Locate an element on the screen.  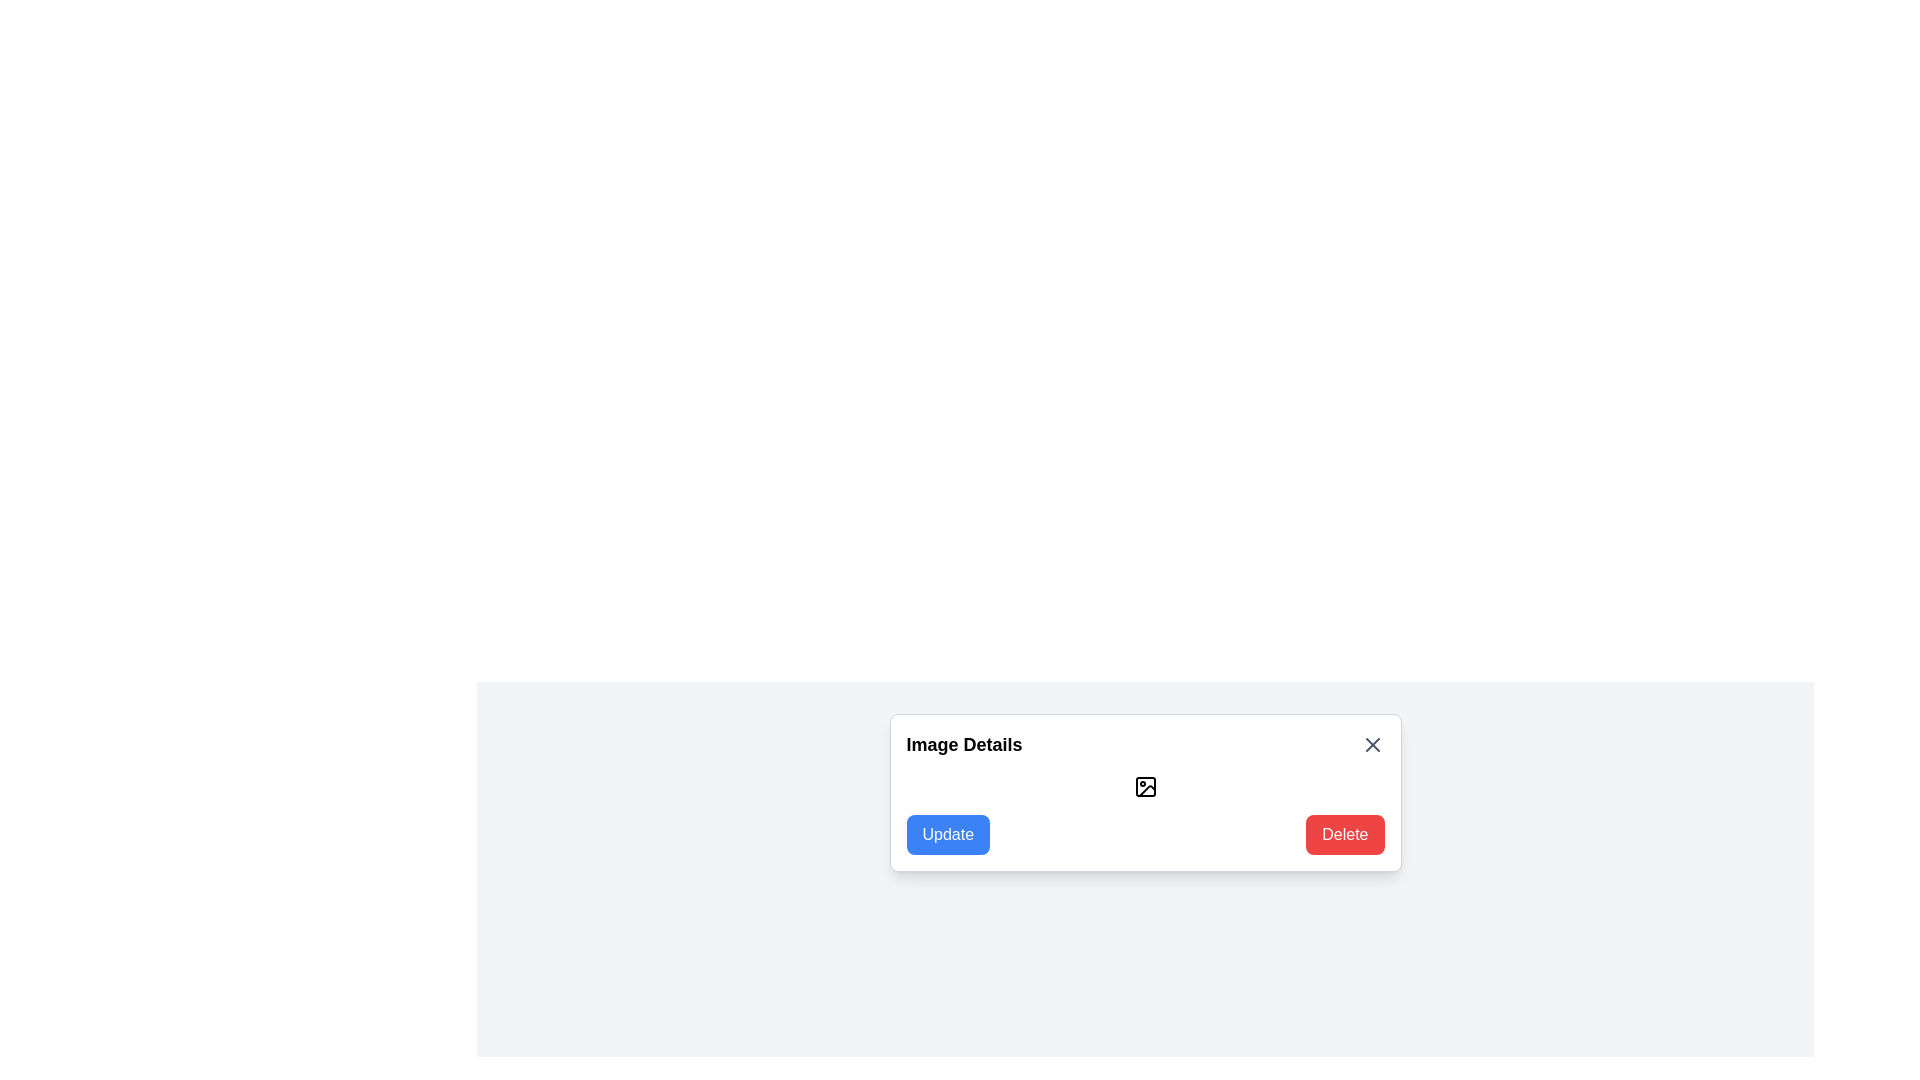
the SVG image icon located in the middle of the dialog box, under the 'Image Details' heading is located at coordinates (1145, 785).